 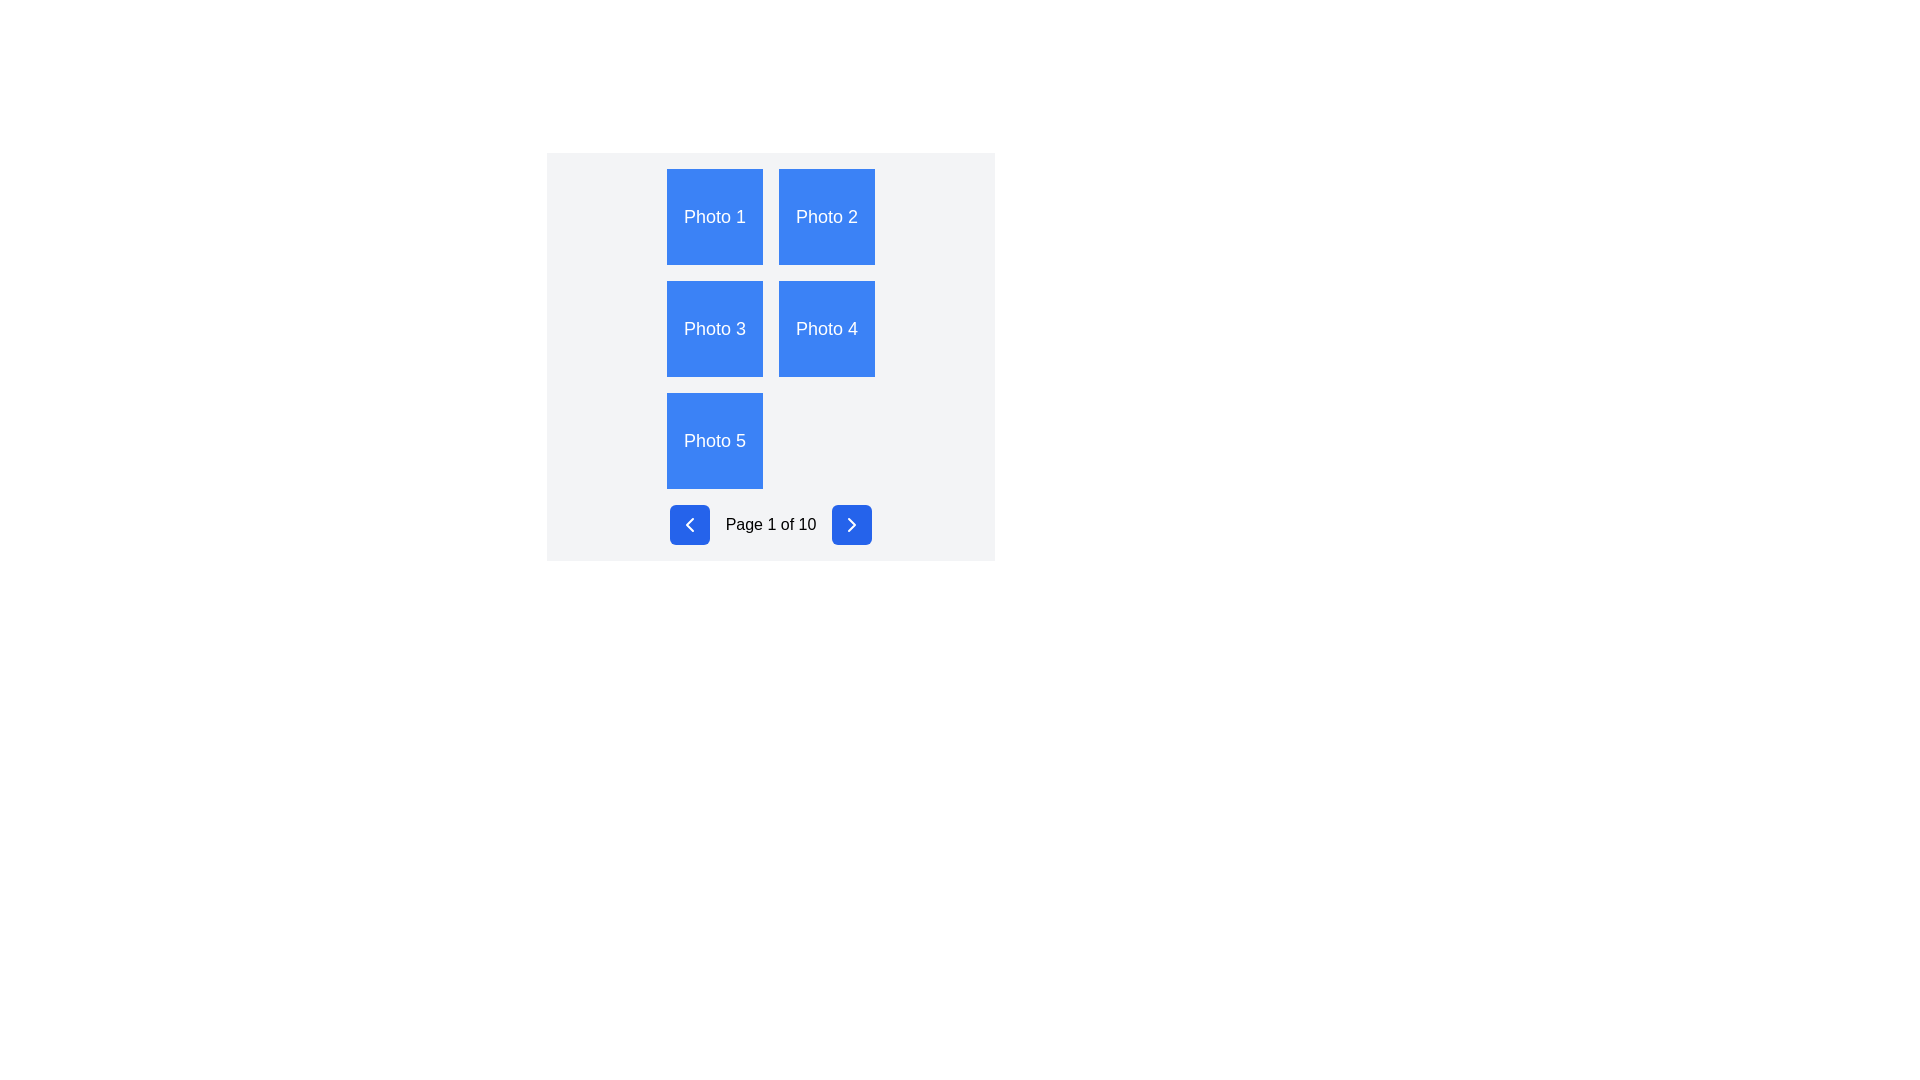 I want to click on the 'Previous Page' button located at the bottom-left of the pagination section, so click(x=689, y=523).